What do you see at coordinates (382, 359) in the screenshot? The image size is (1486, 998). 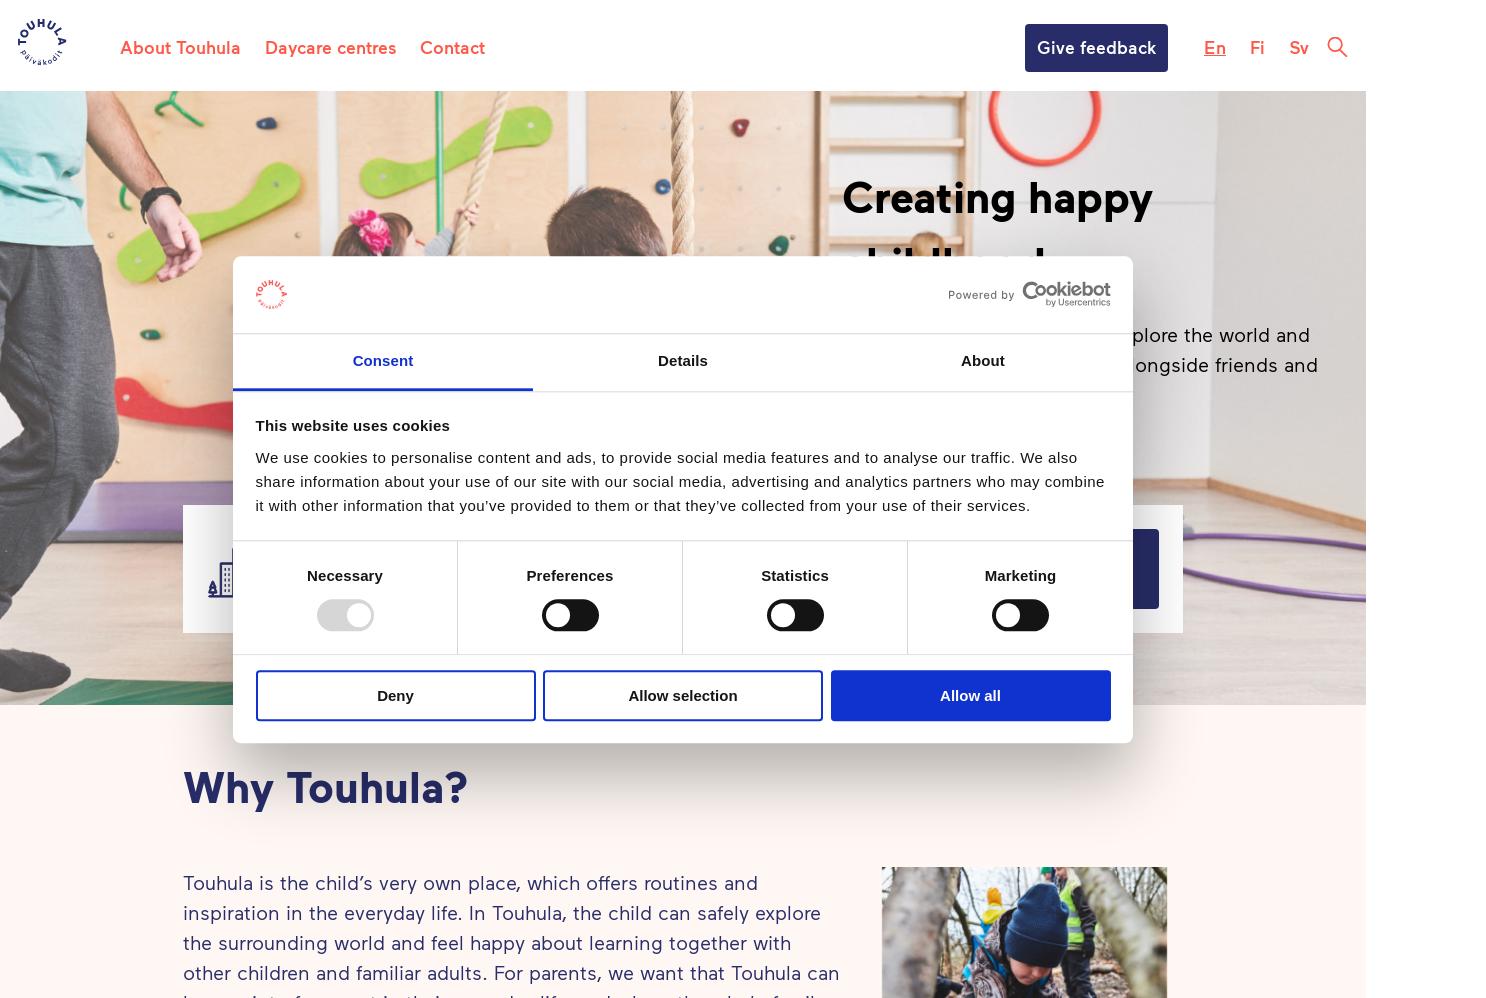 I see `'Consent'` at bounding box center [382, 359].